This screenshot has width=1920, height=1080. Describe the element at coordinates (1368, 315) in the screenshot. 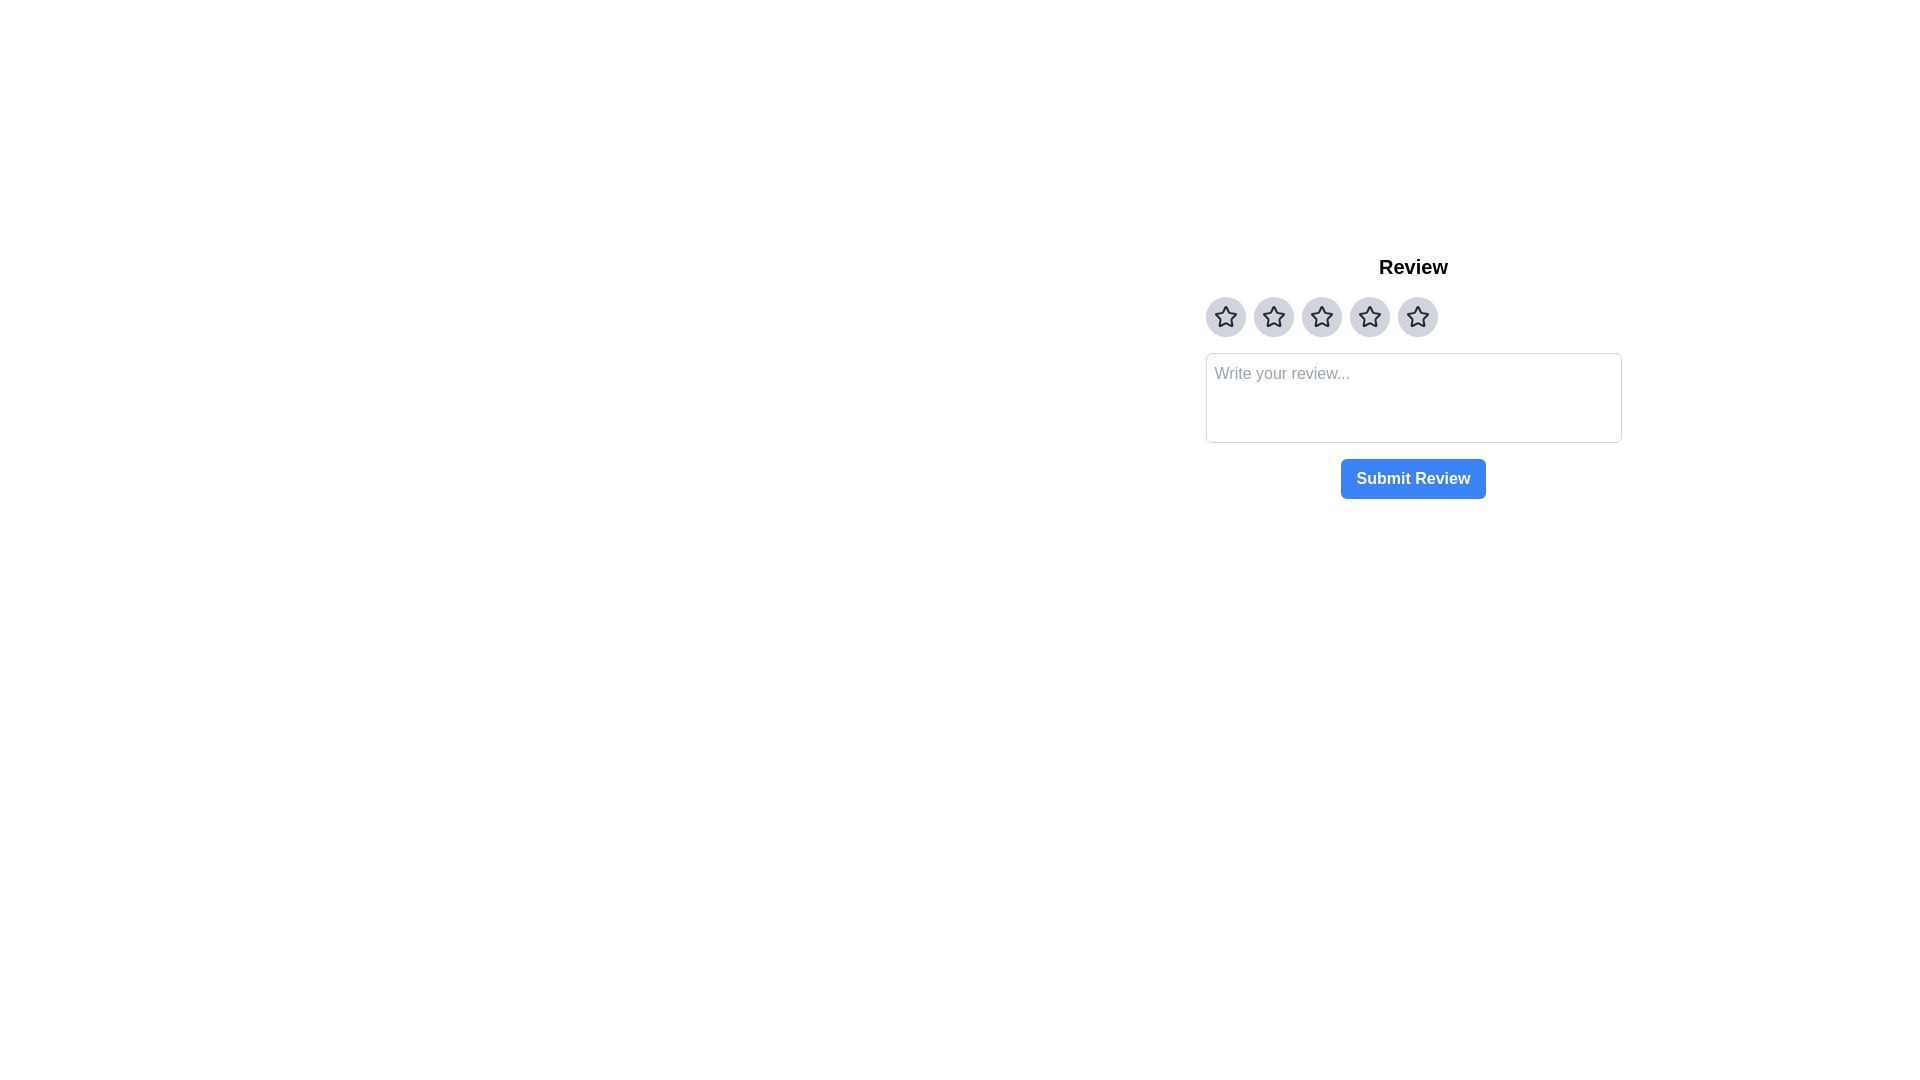

I see `the fourth star-shaped icon with an outlined design in gray, used for rating purposes, located in the Review section` at that location.